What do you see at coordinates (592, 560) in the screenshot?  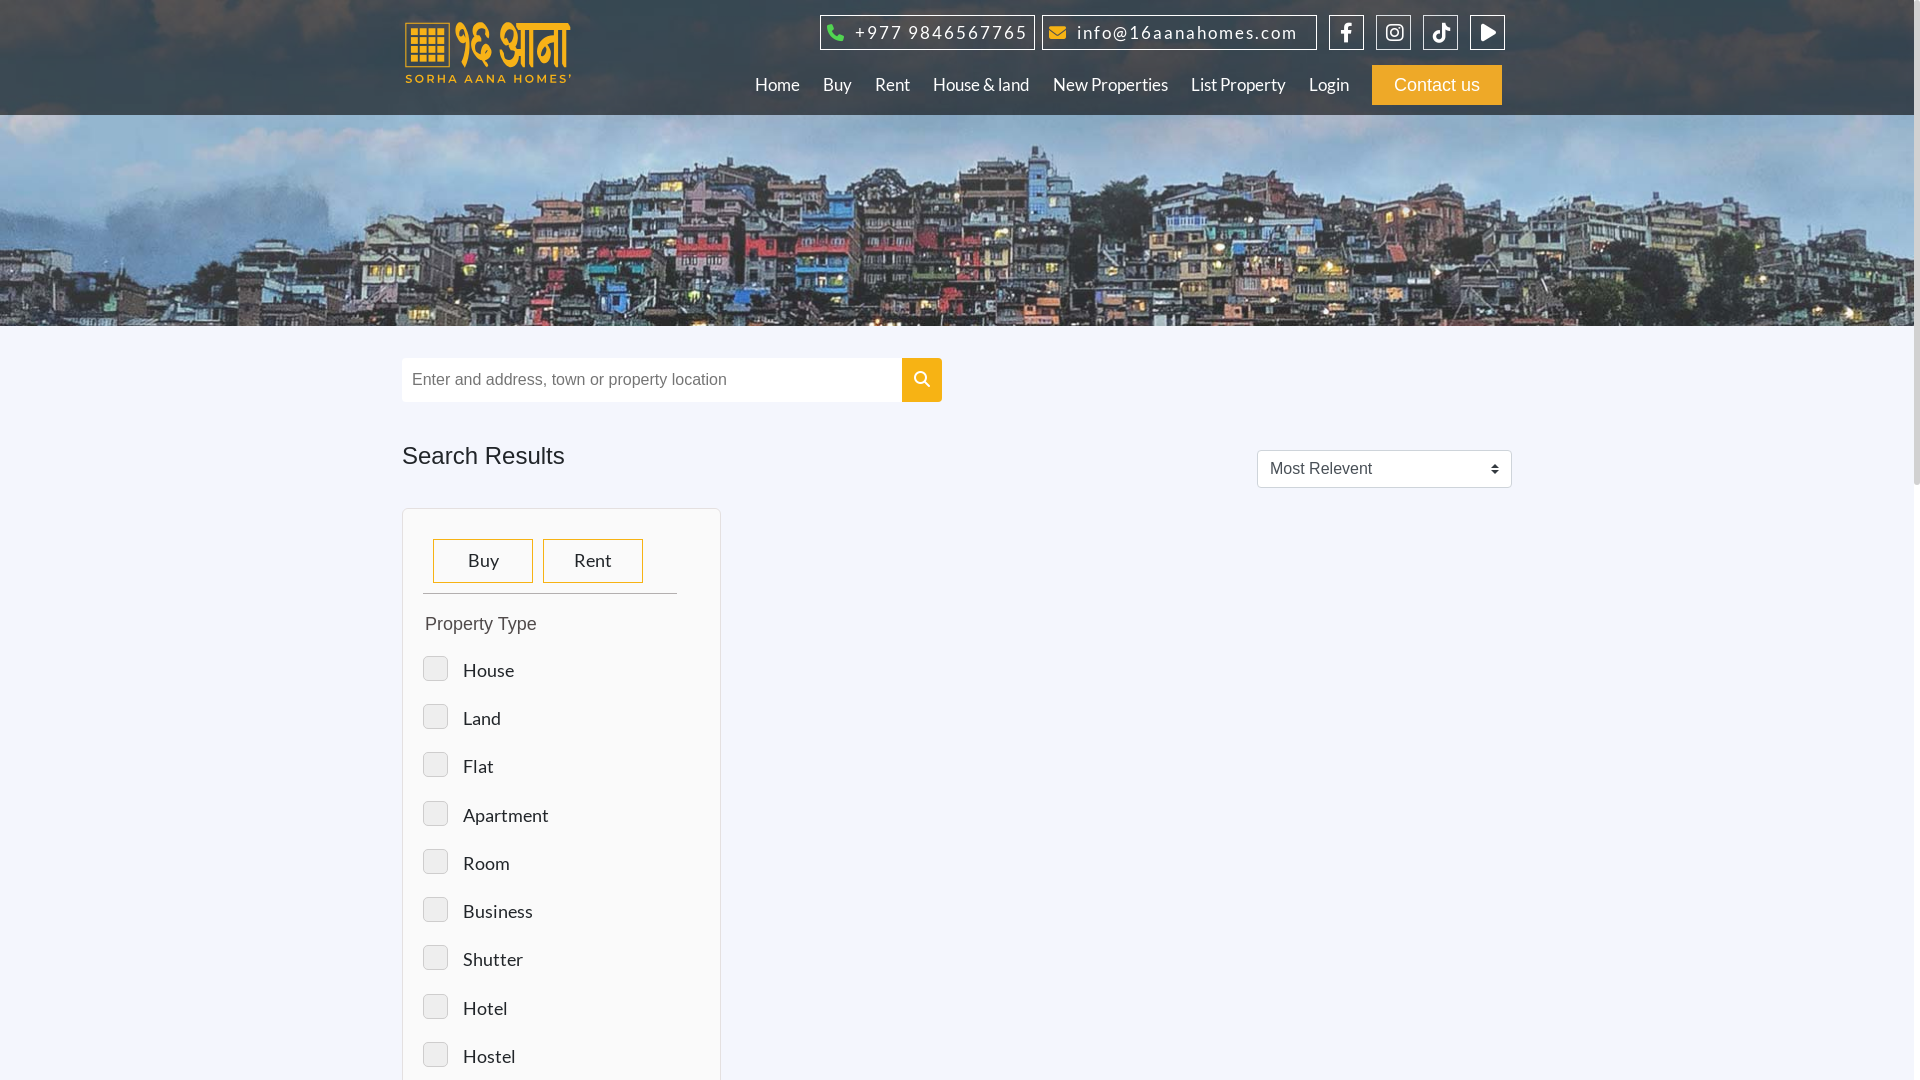 I see `'Rent'` at bounding box center [592, 560].